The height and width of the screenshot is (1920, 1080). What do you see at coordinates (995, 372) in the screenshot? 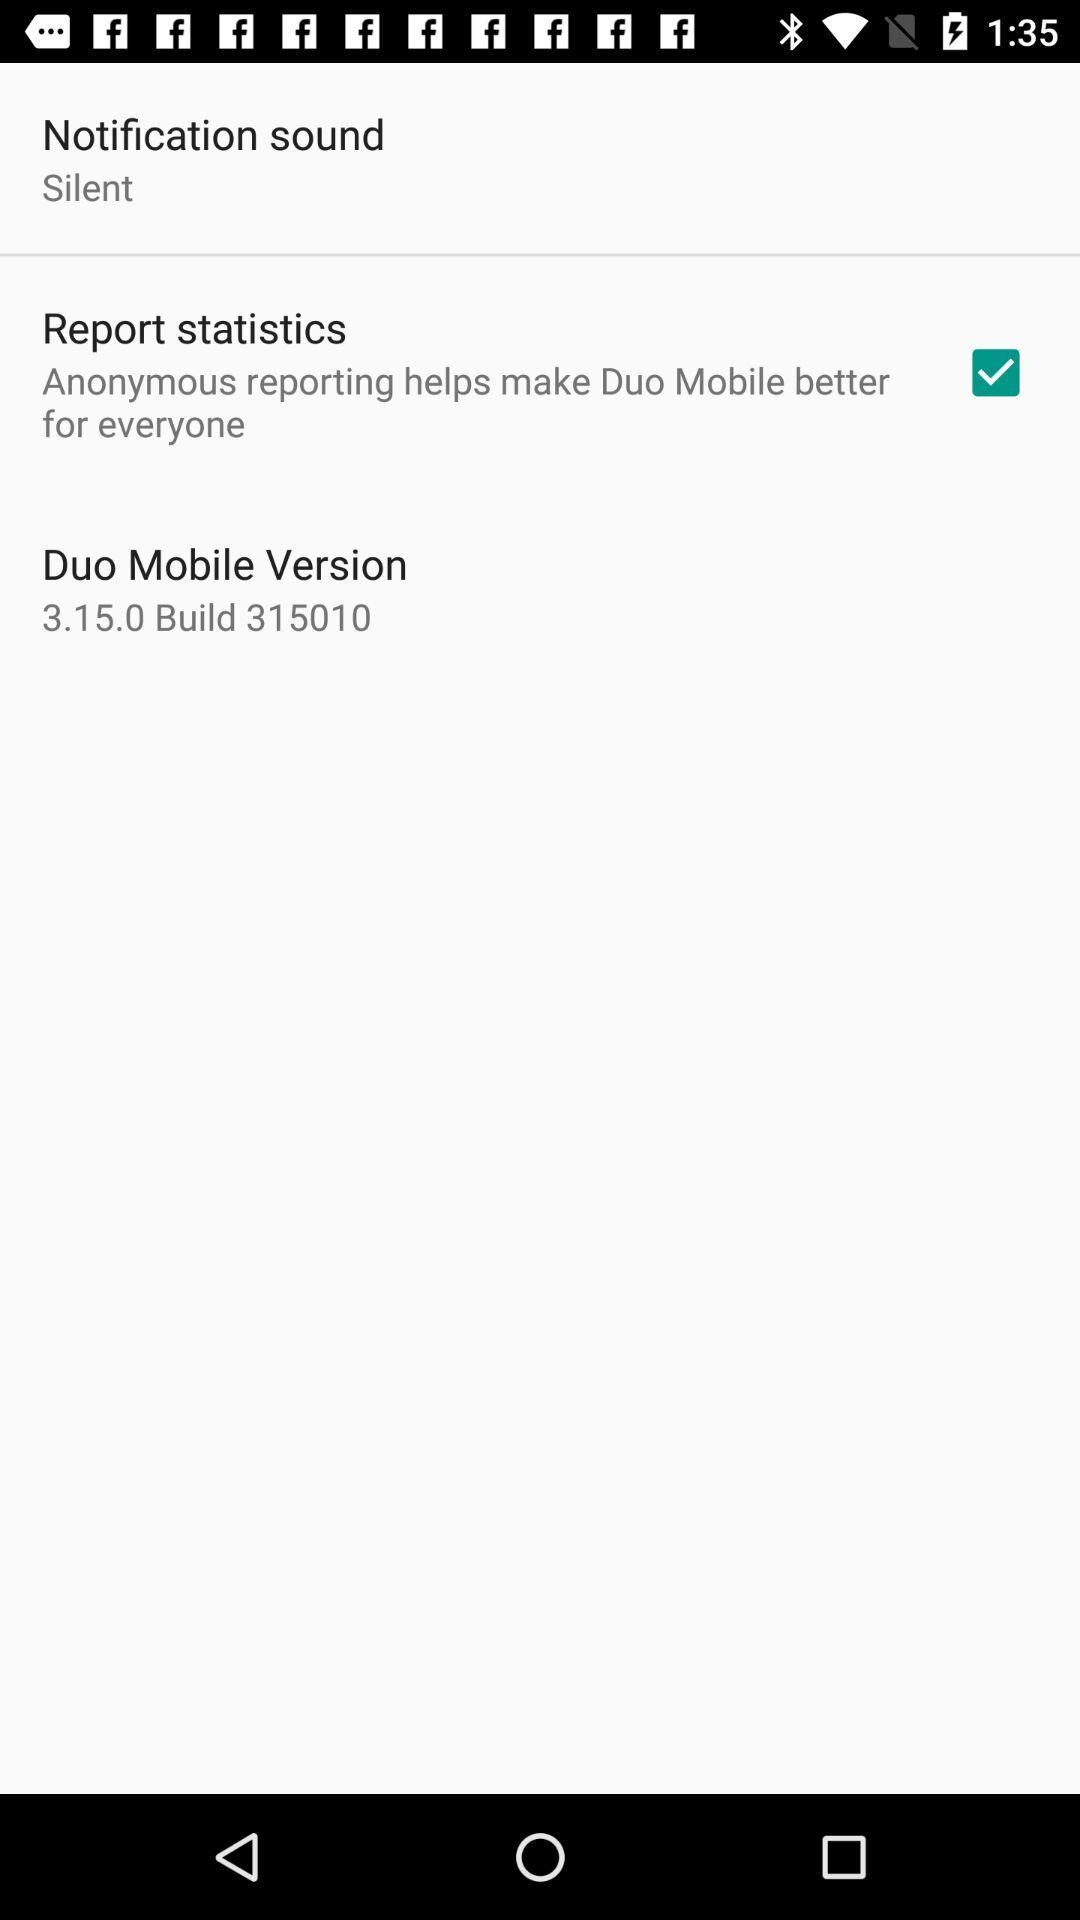
I see `icon at the top right corner` at bounding box center [995, 372].